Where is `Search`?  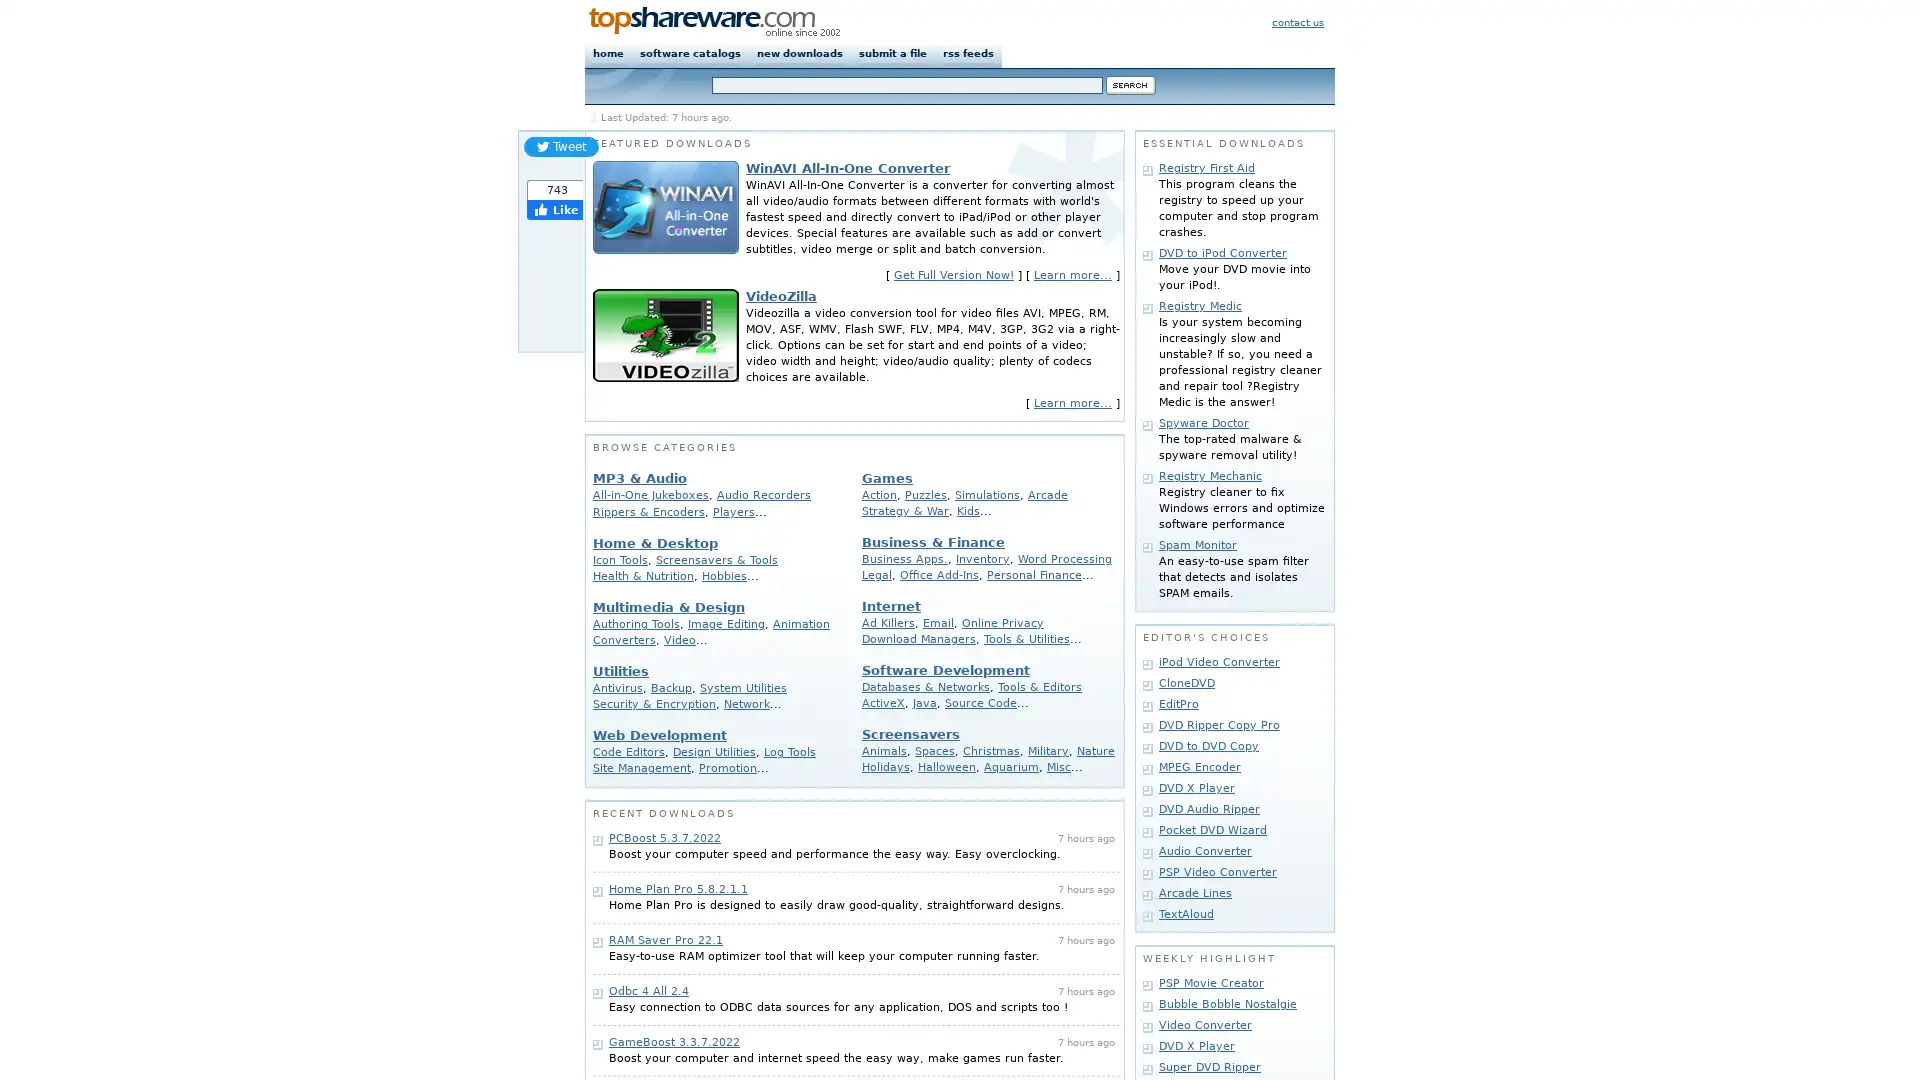
Search is located at coordinates (1131, 84).